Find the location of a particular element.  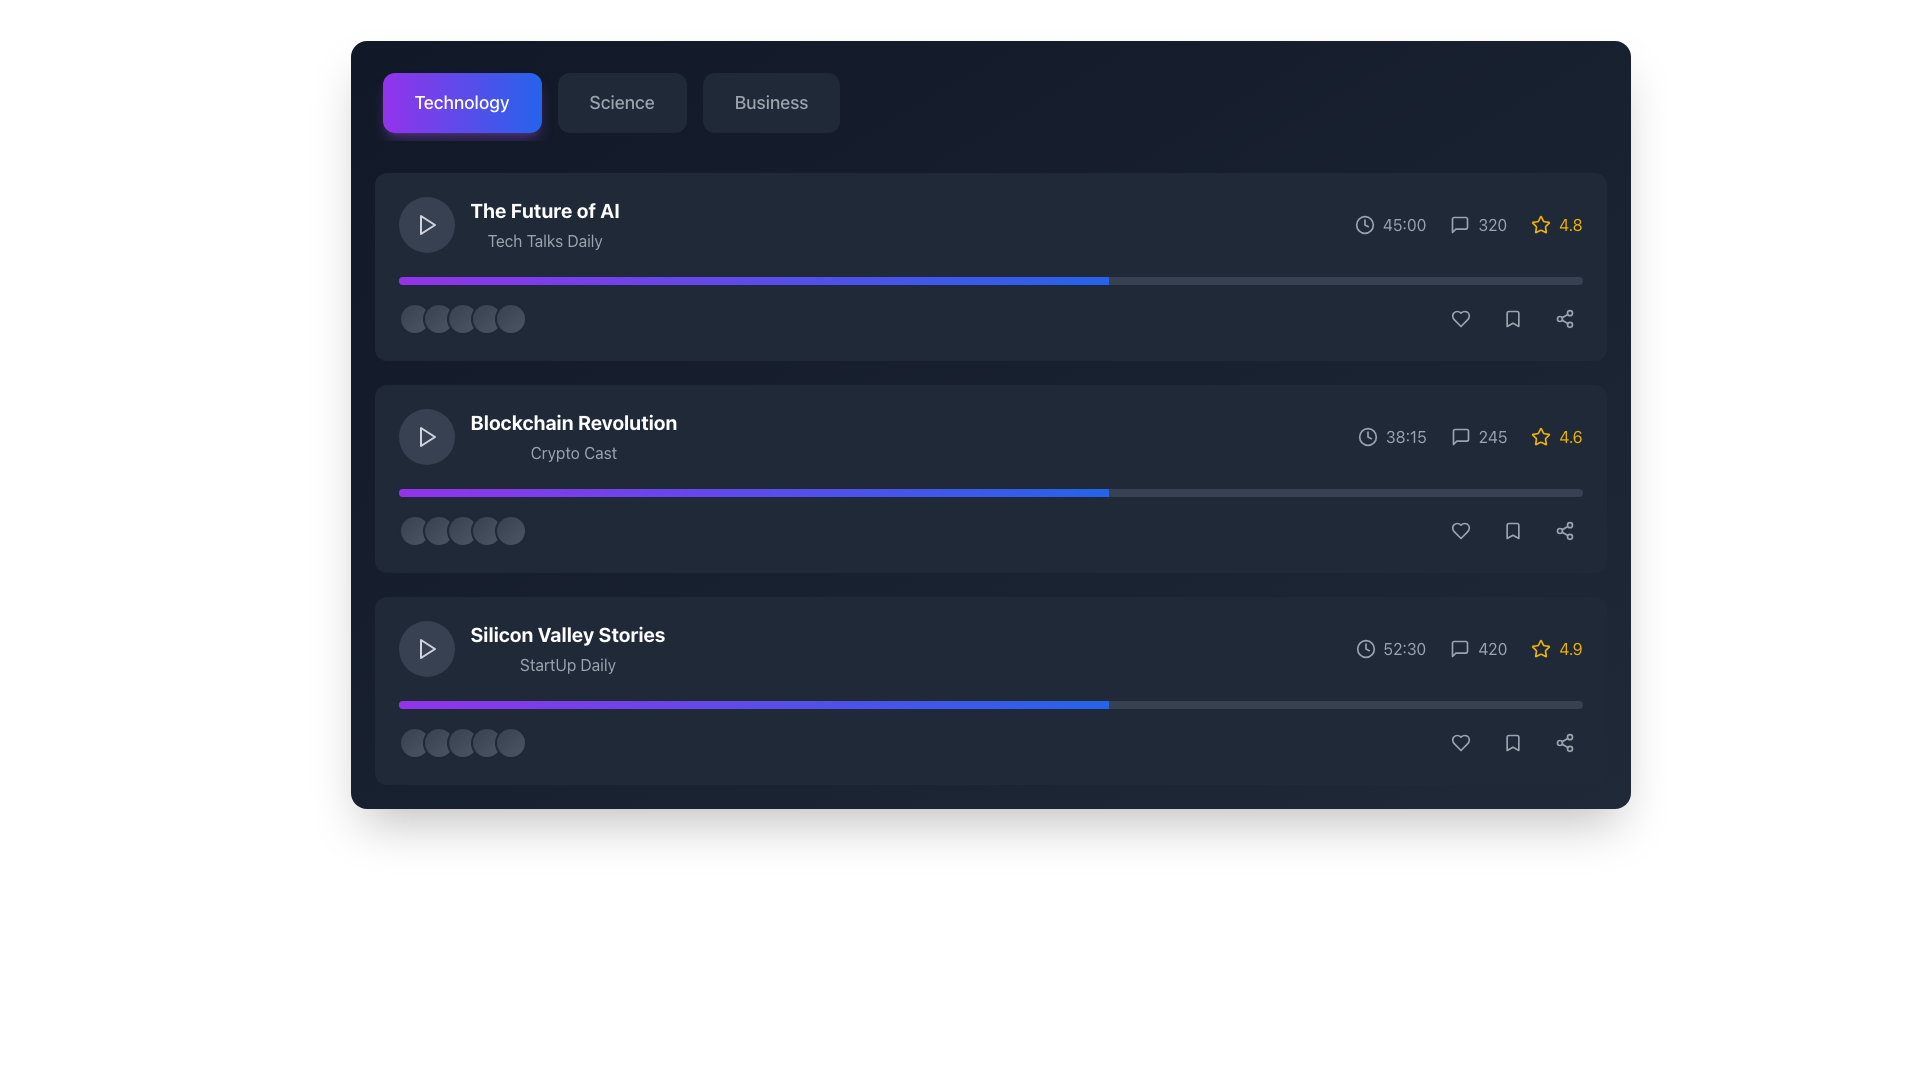

the third circular progress indicator in the 'Blockchain Revolution' section, which visually represents progress in a sequence of five elements is located at coordinates (461, 530).